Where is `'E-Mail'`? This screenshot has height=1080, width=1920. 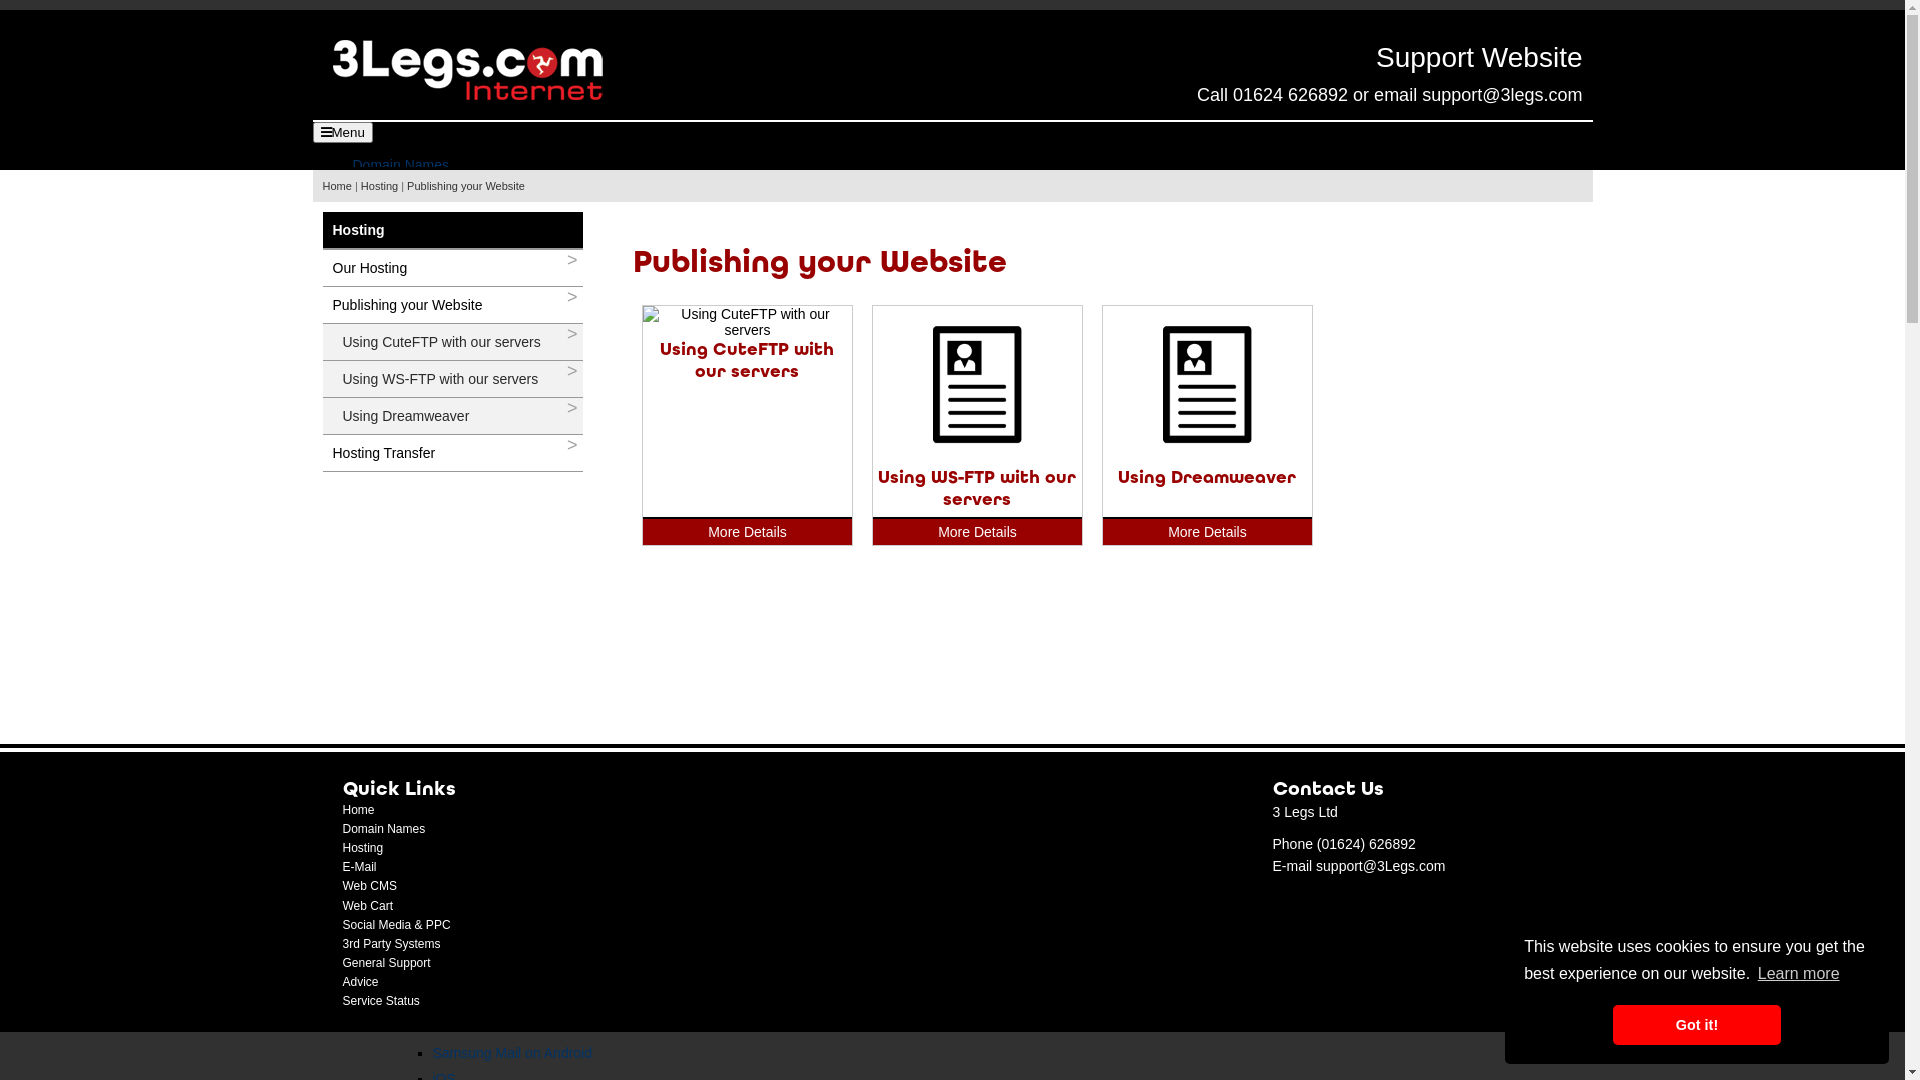 'E-Mail' is located at coordinates (371, 863).